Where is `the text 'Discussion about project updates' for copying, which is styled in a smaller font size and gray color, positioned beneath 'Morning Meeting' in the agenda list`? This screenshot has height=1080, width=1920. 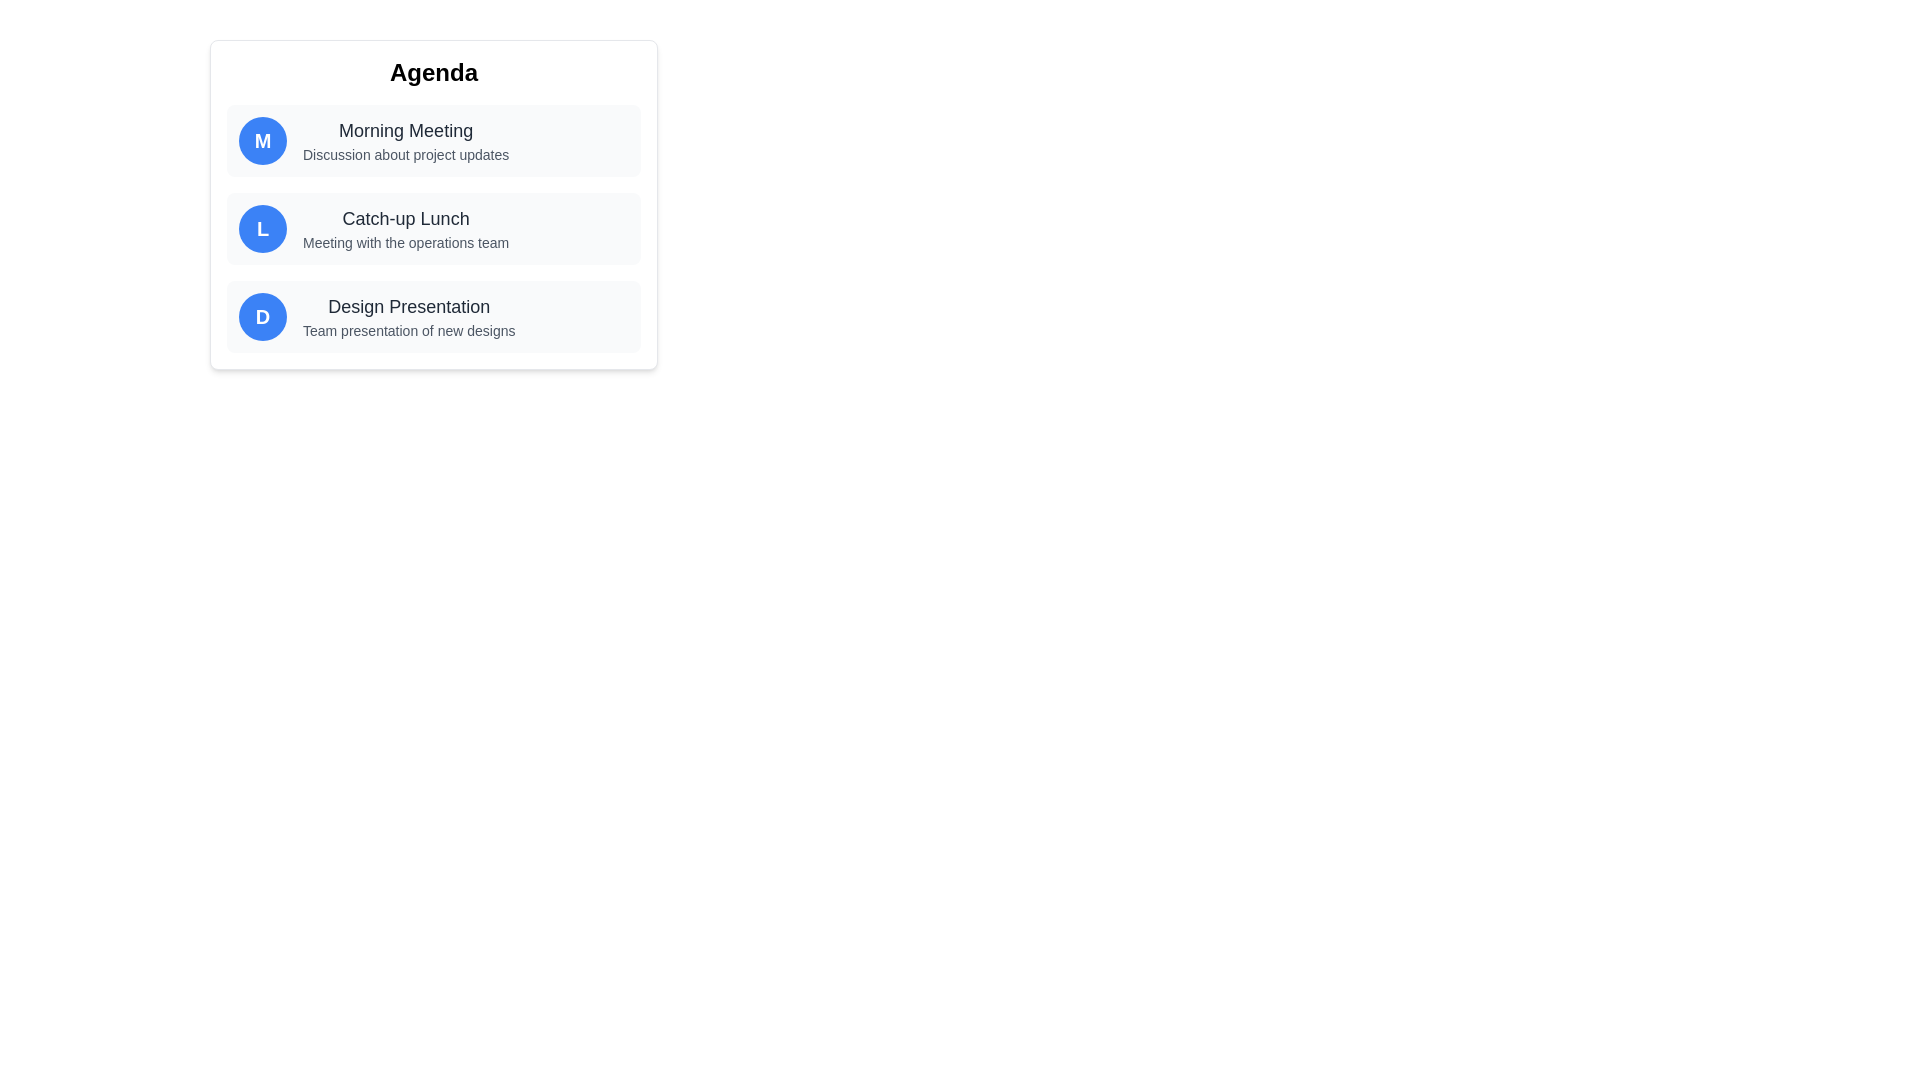
the text 'Discussion about project updates' for copying, which is styled in a smaller font size and gray color, positioned beneath 'Morning Meeting' in the agenda list is located at coordinates (405, 153).